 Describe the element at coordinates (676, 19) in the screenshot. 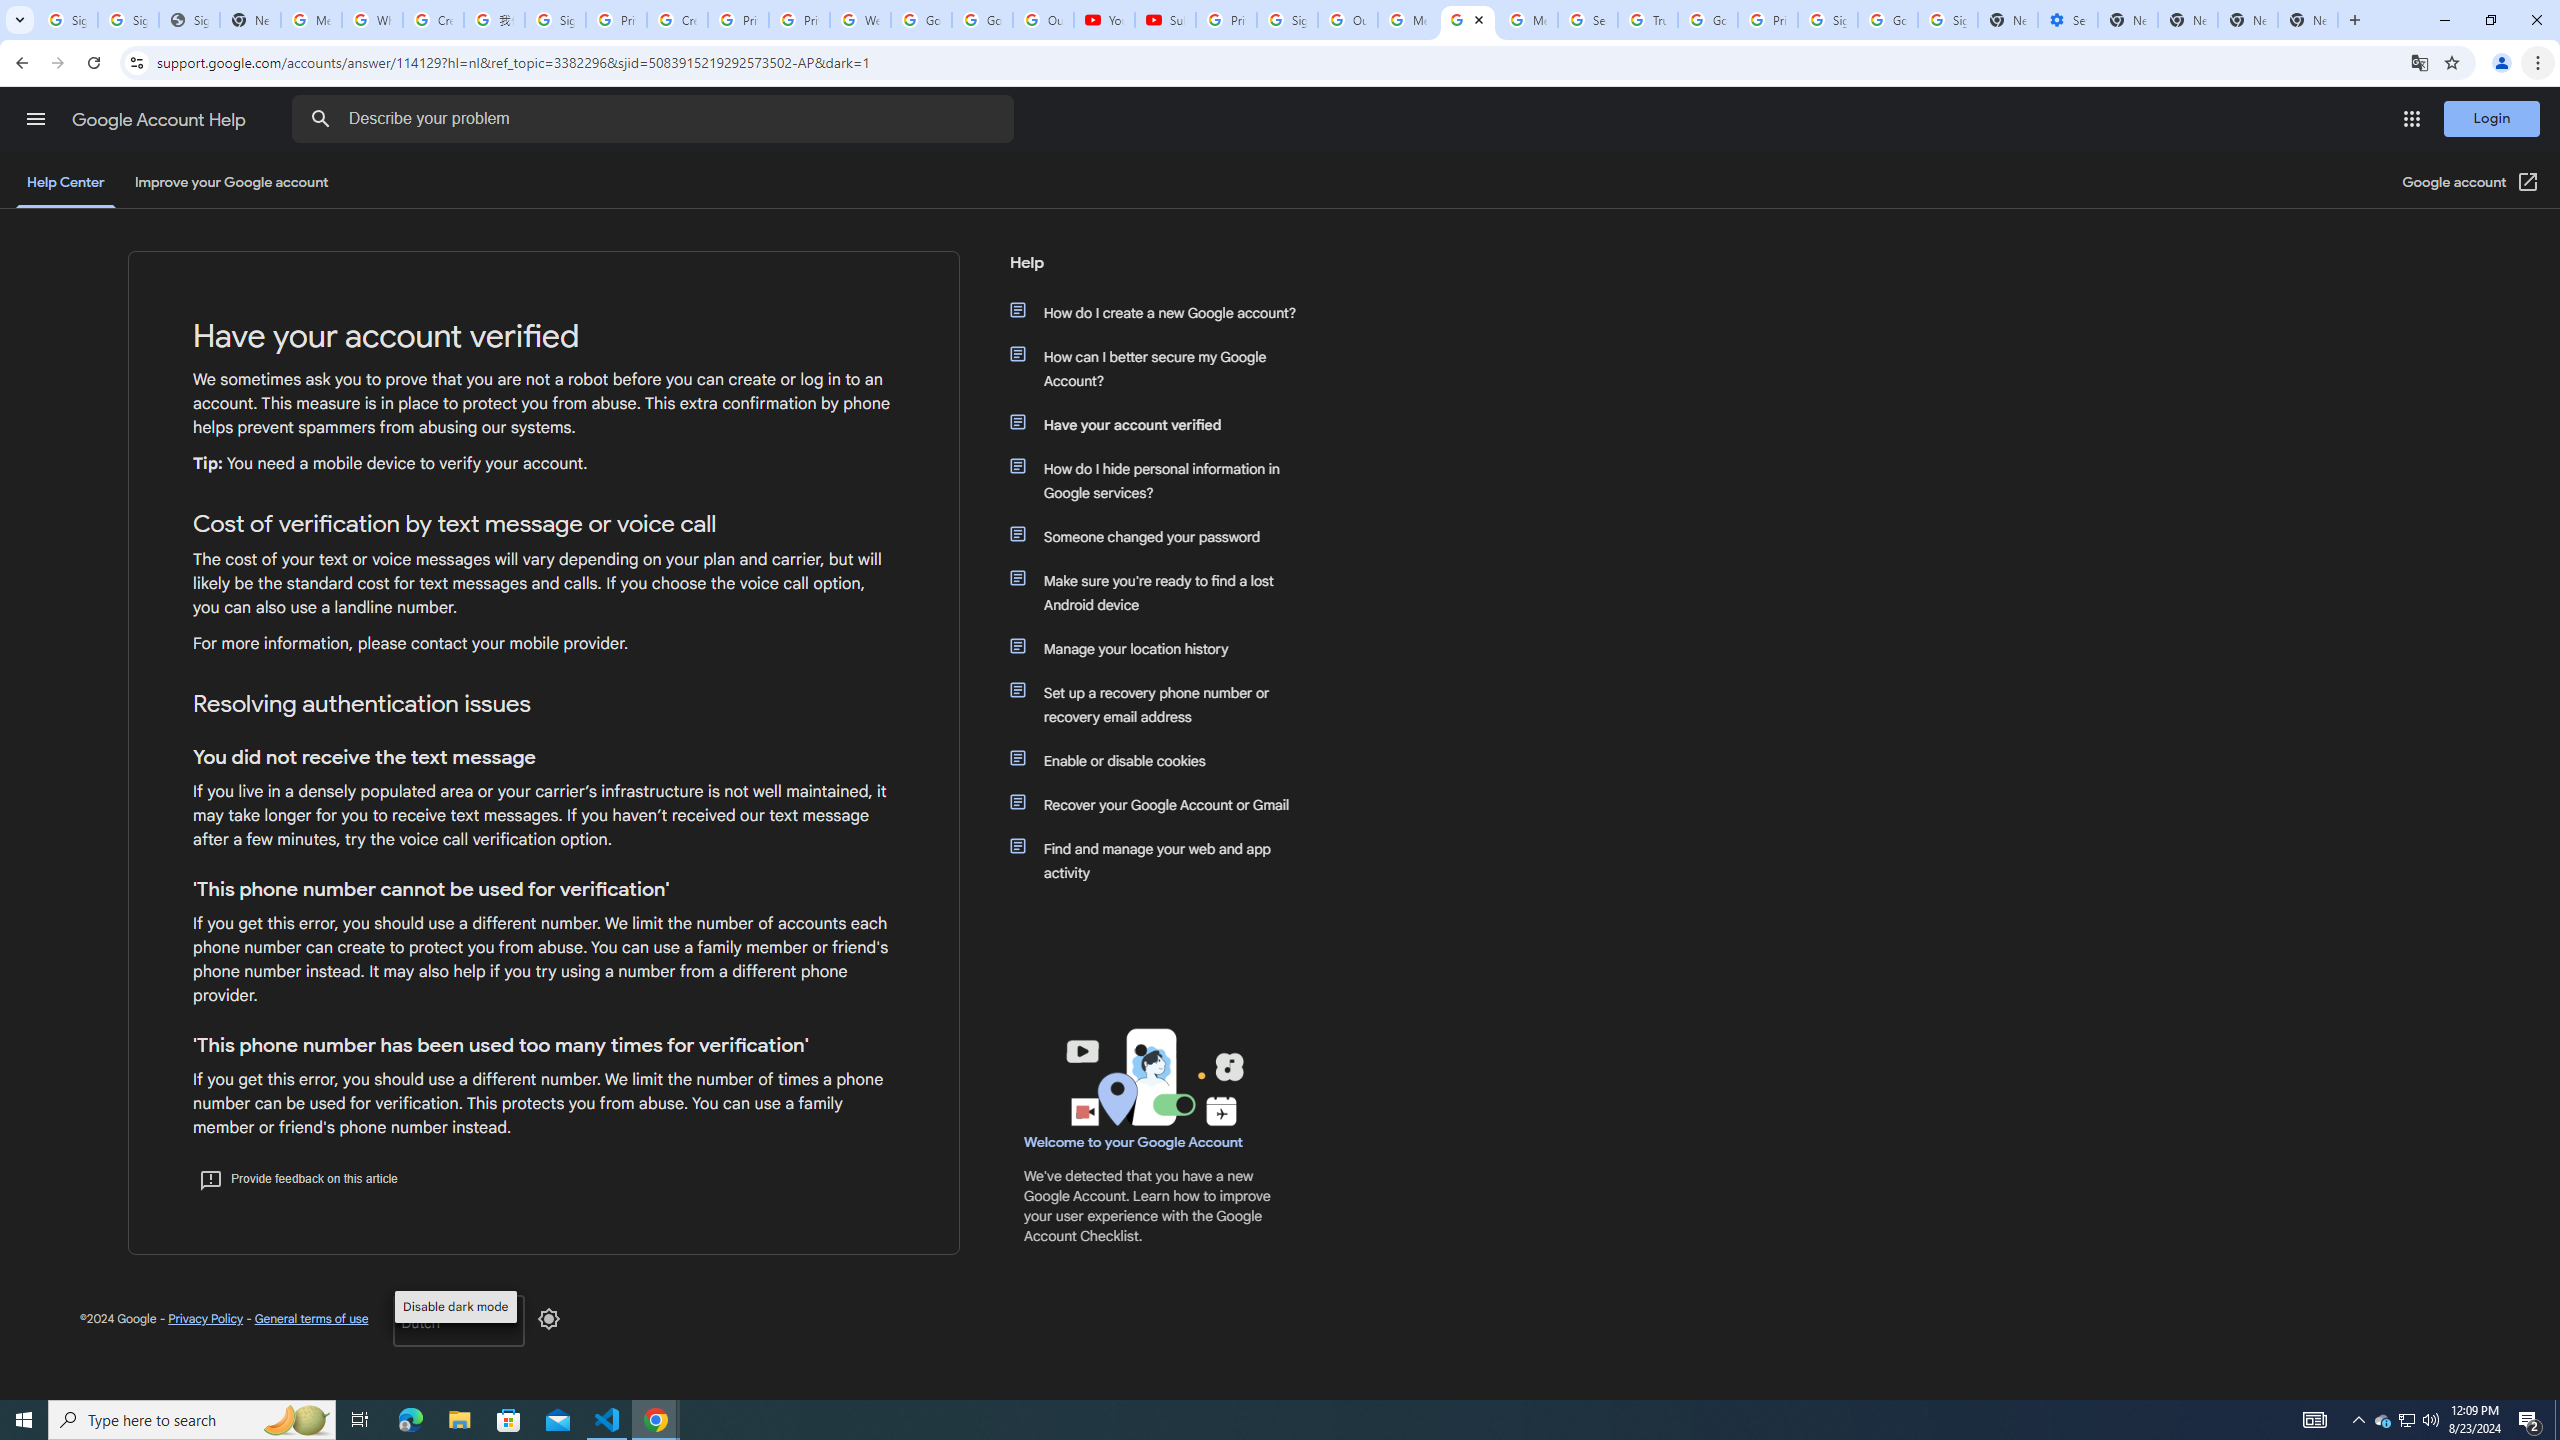

I see `'Create your Google Account'` at that location.